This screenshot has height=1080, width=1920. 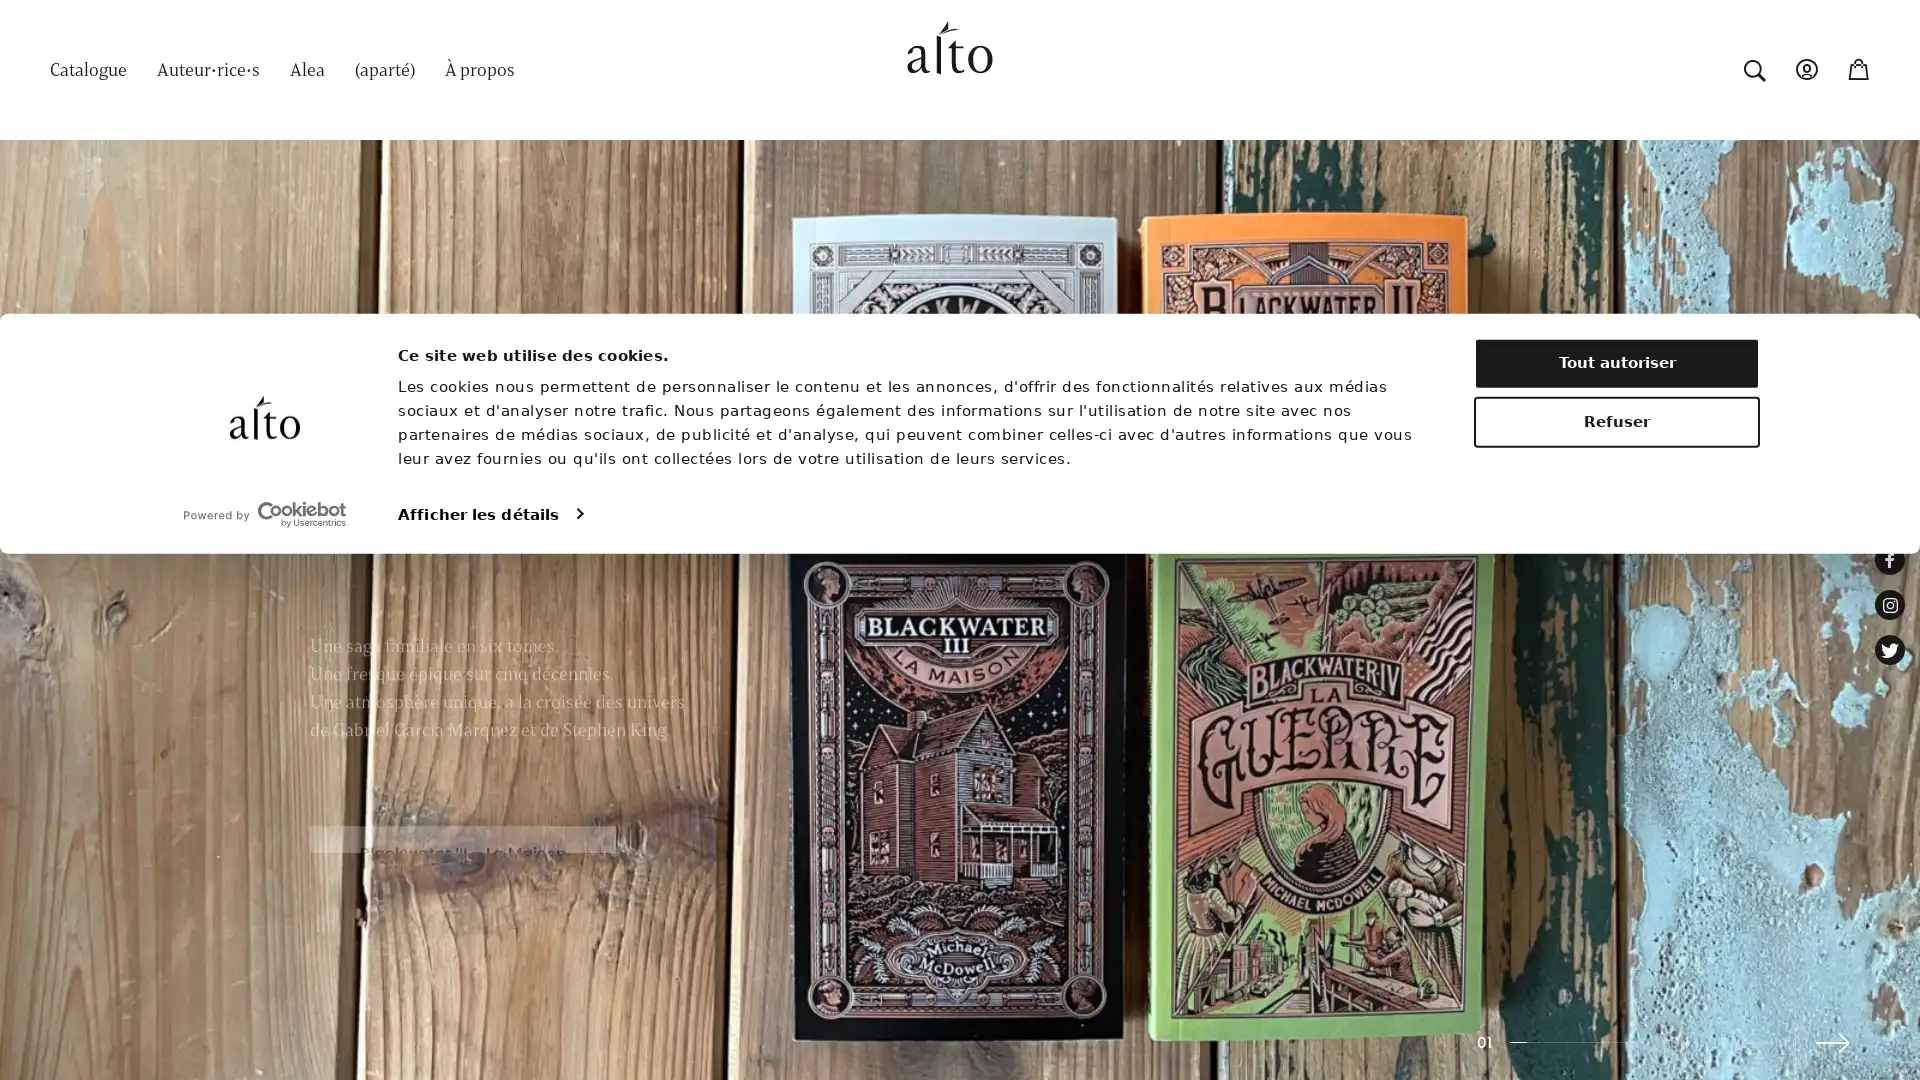 I want to click on Alea, so click(x=306, y=68).